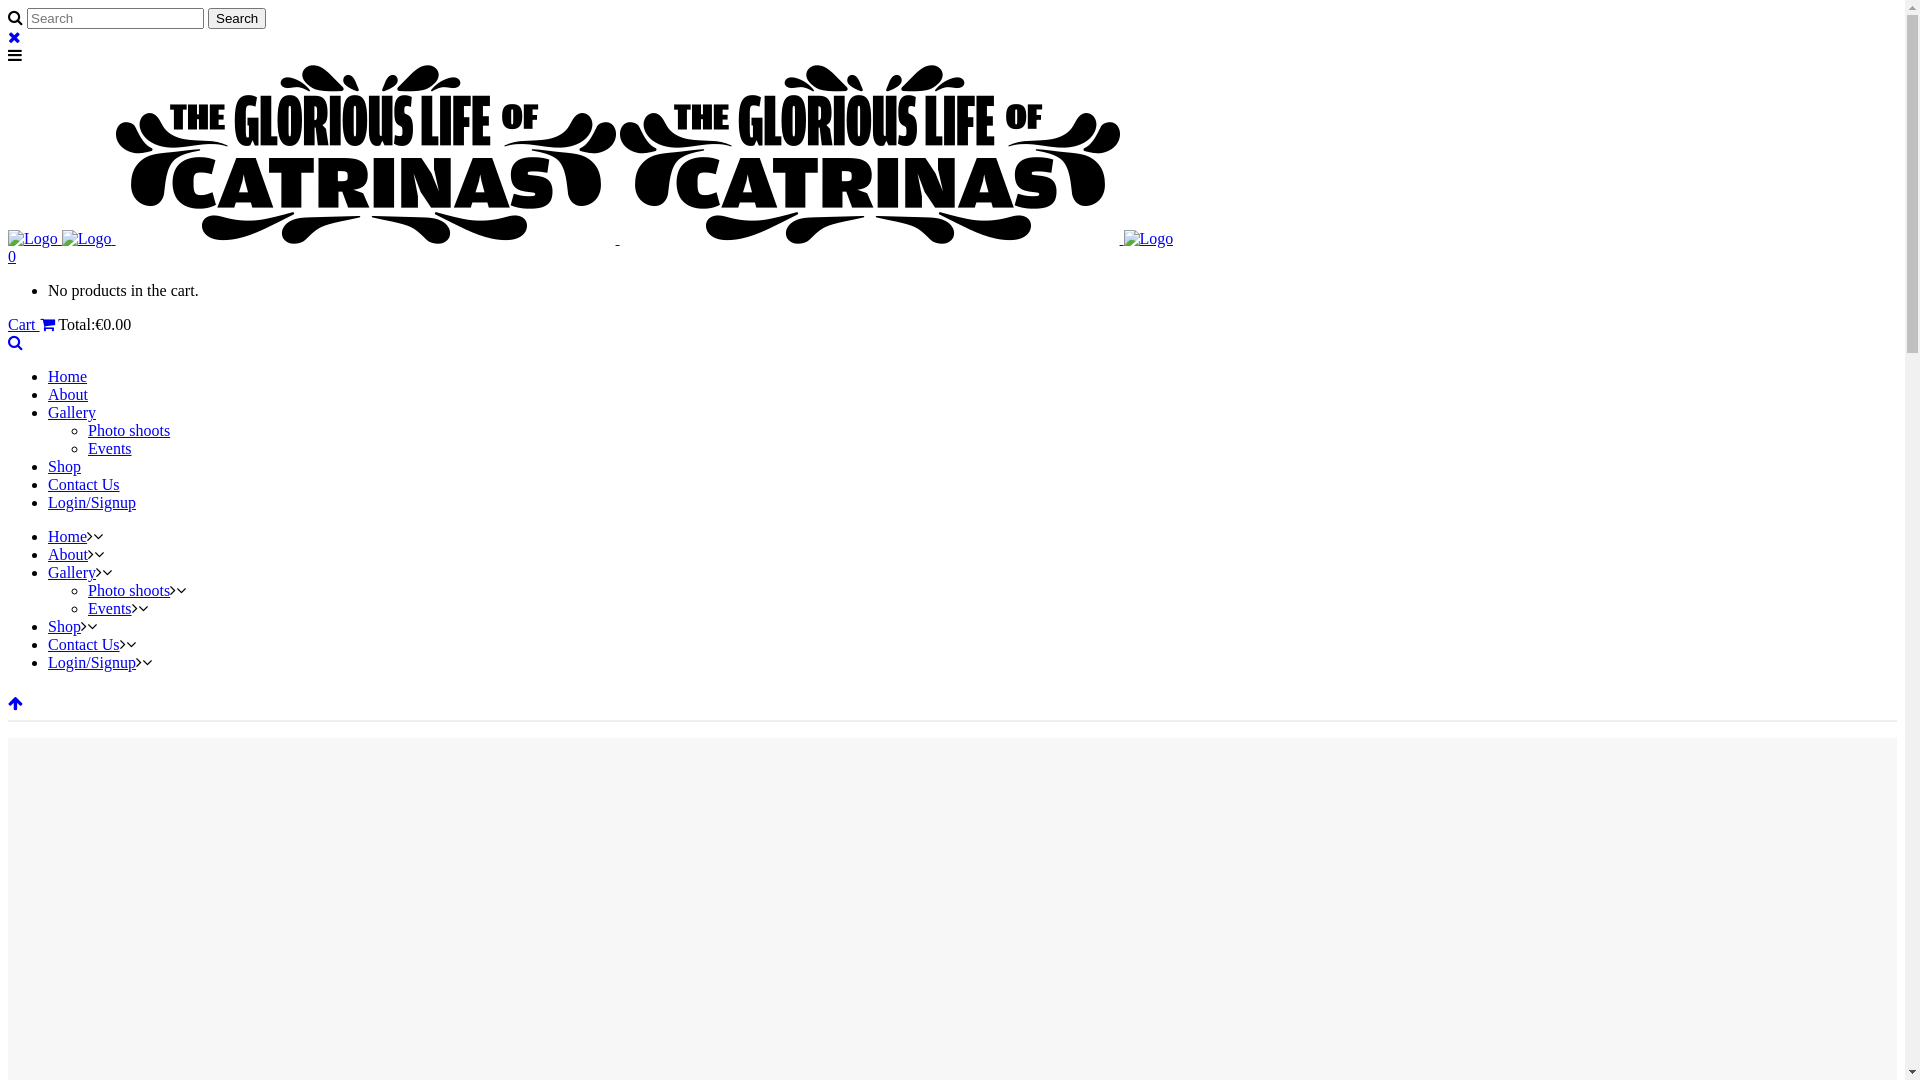  What do you see at coordinates (236, 18) in the screenshot?
I see `'Search'` at bounding box center [236, 18].